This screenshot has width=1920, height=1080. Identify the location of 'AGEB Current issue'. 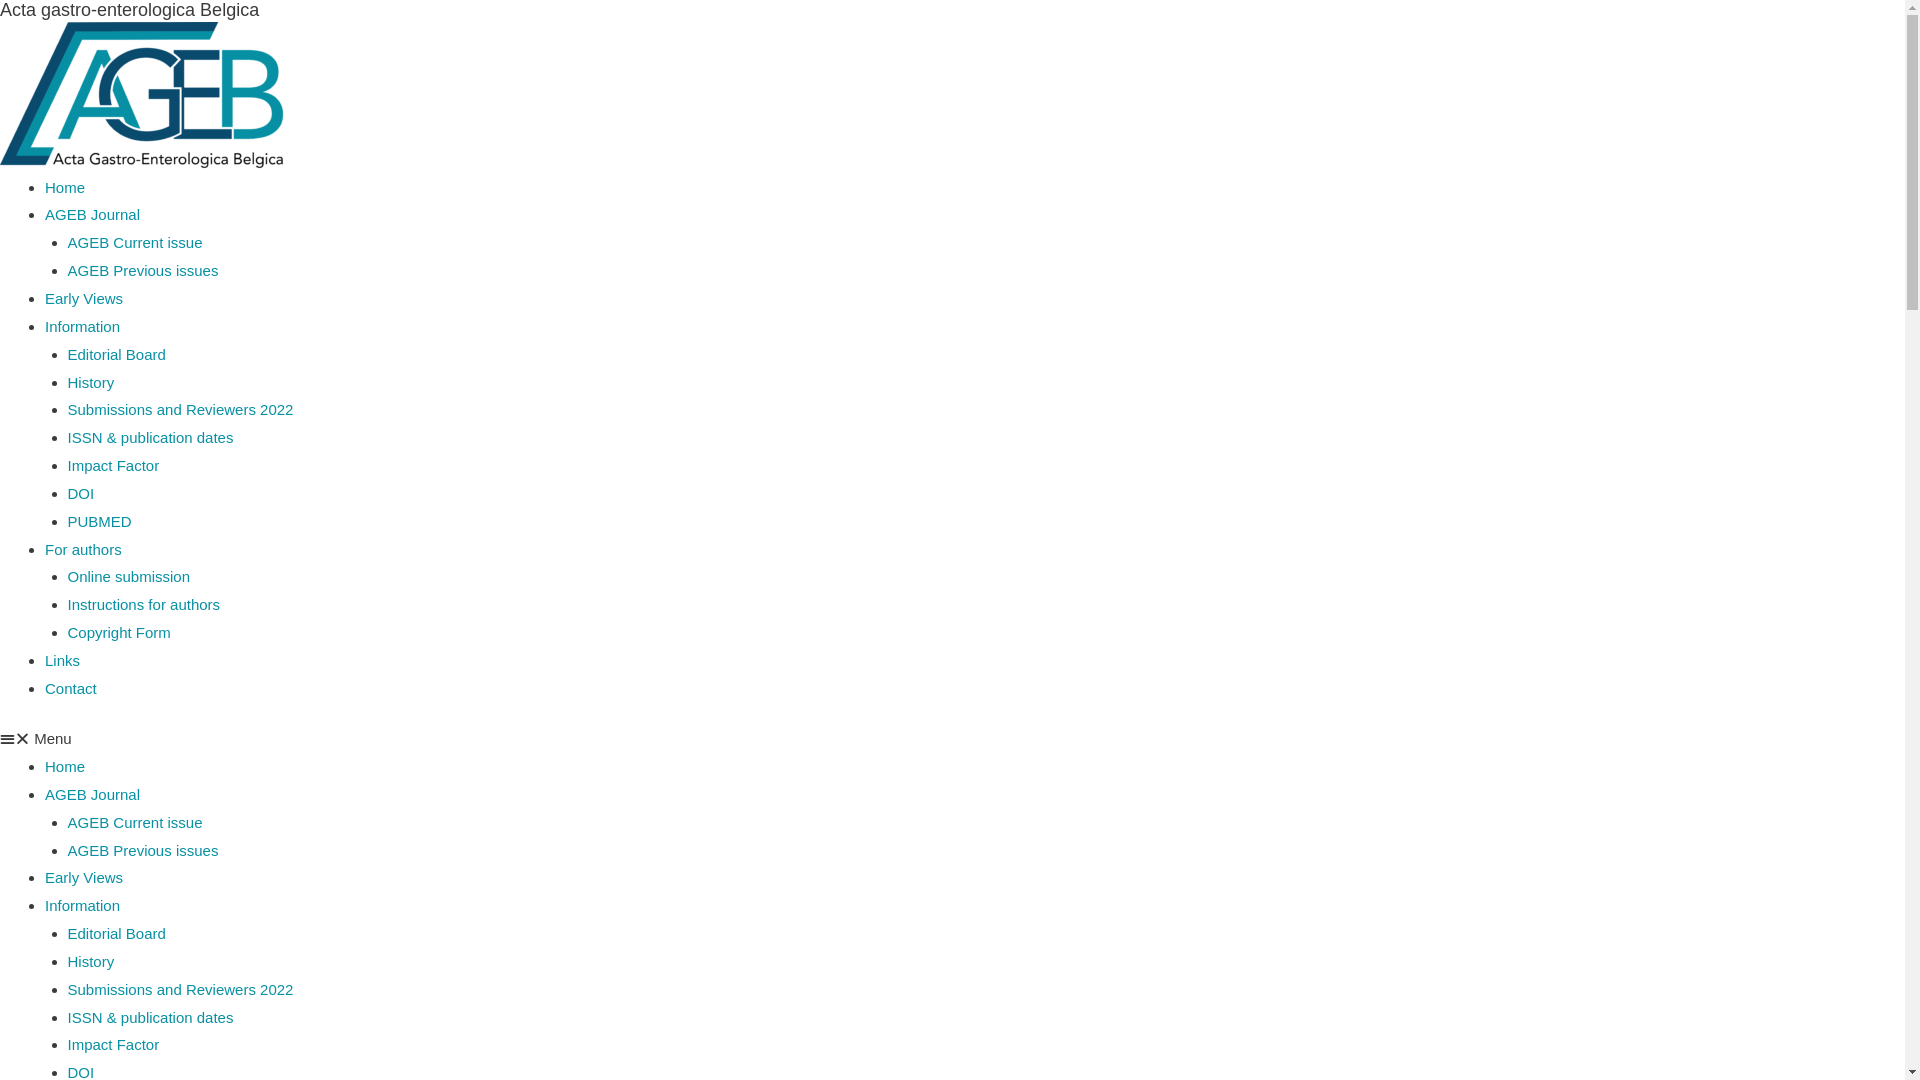
(134, 822).